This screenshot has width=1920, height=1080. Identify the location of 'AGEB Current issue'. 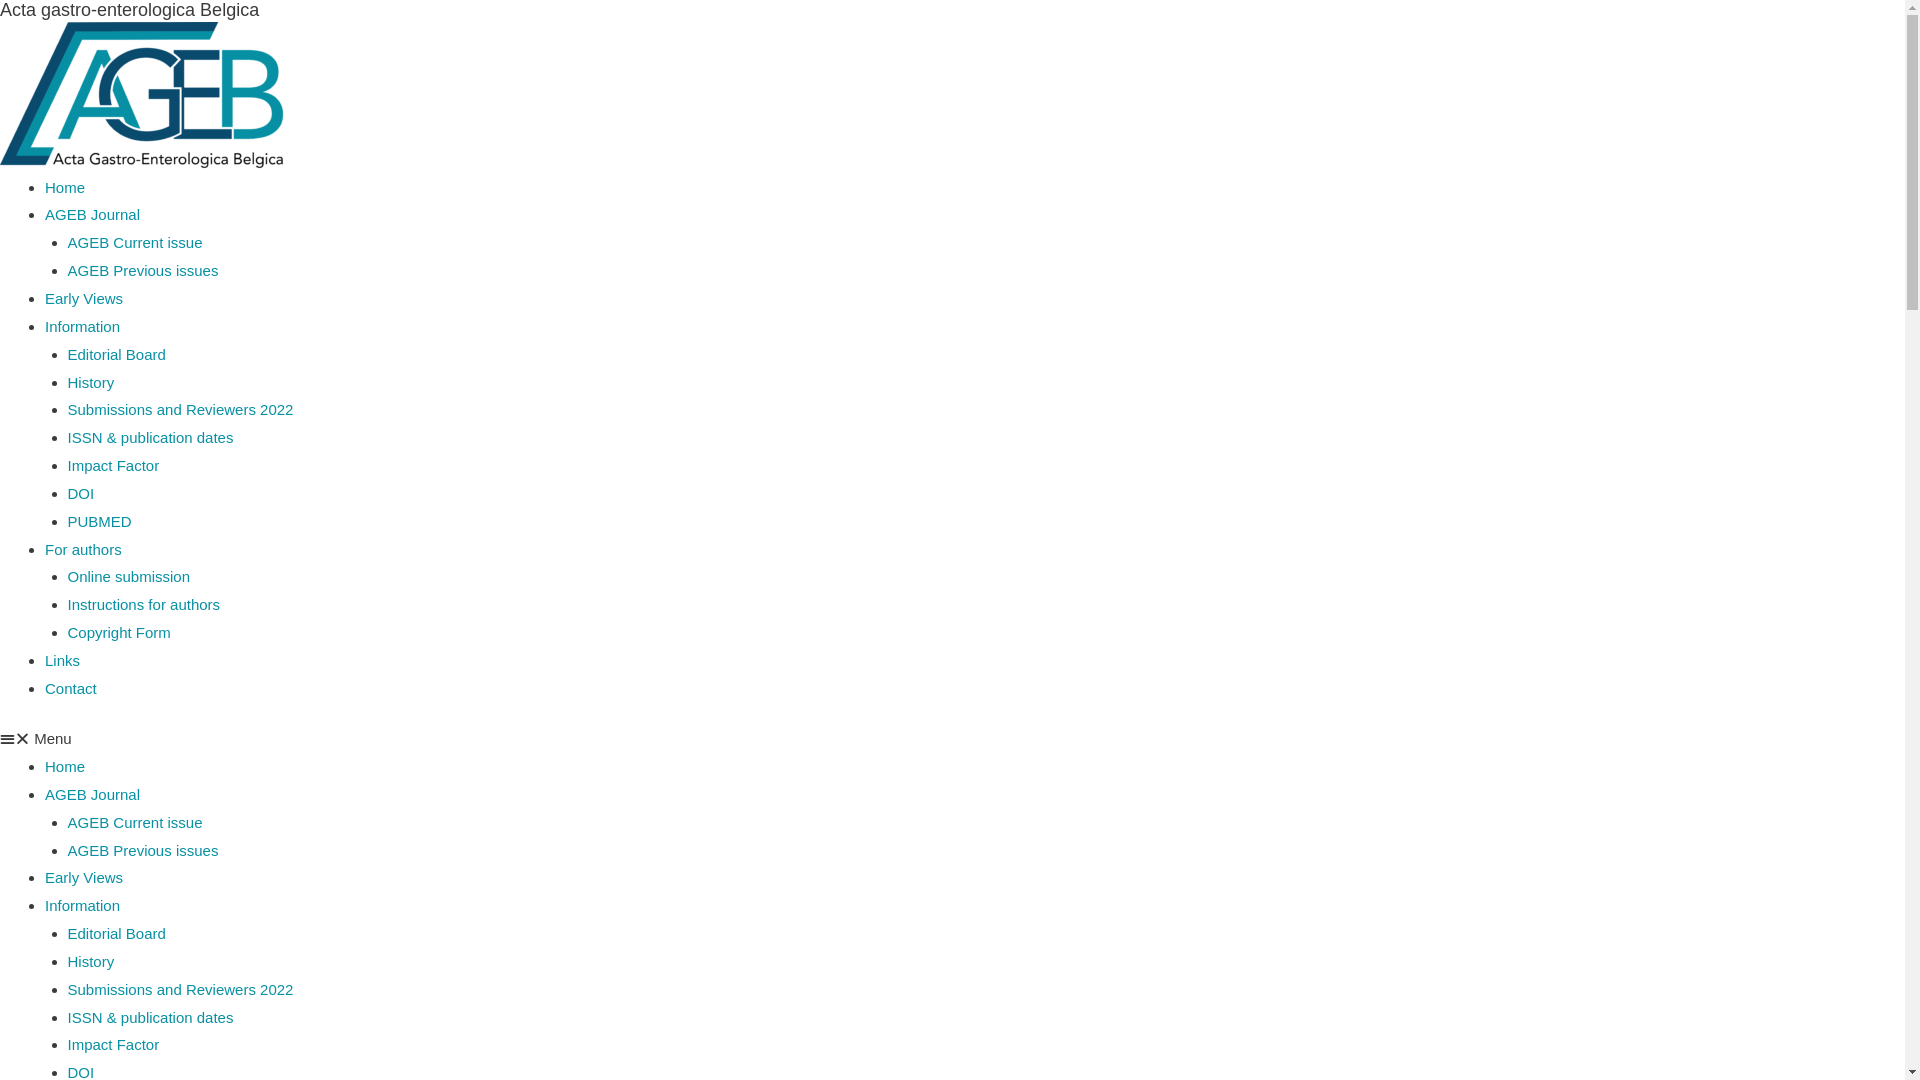
(134, 822).